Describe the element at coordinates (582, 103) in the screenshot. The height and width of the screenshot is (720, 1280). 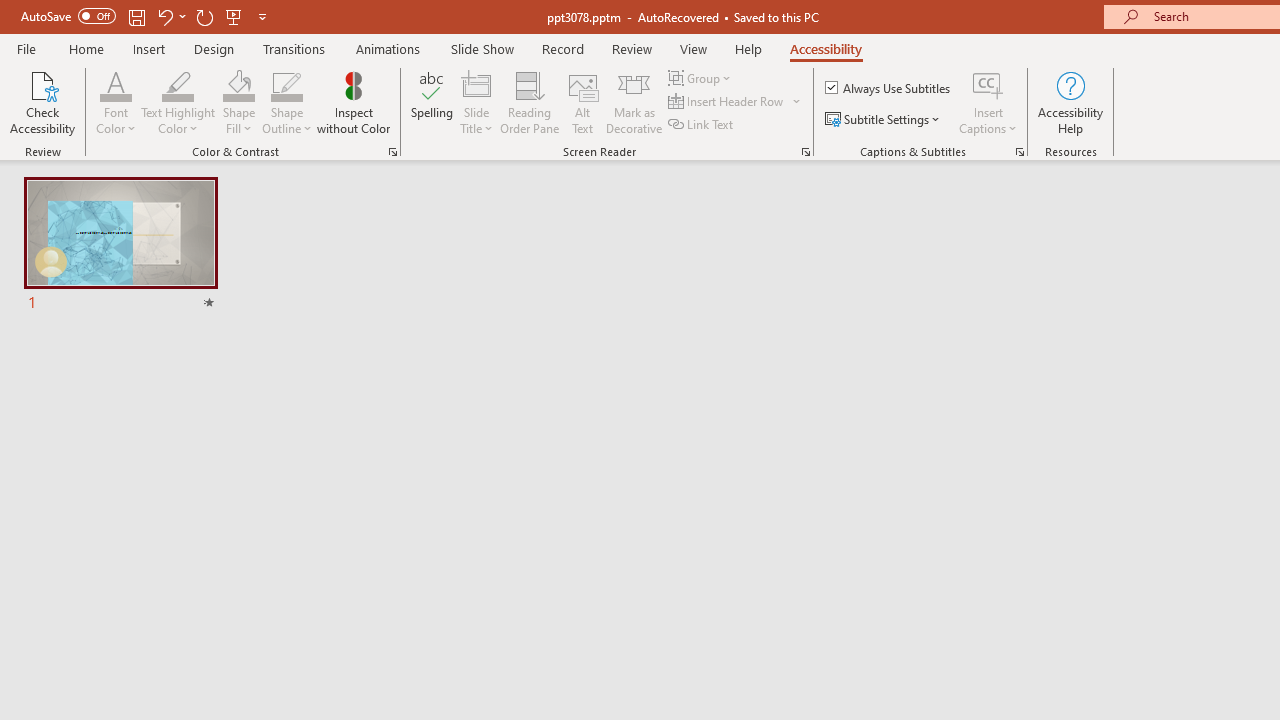
I see `'Alt Text'` at that location.